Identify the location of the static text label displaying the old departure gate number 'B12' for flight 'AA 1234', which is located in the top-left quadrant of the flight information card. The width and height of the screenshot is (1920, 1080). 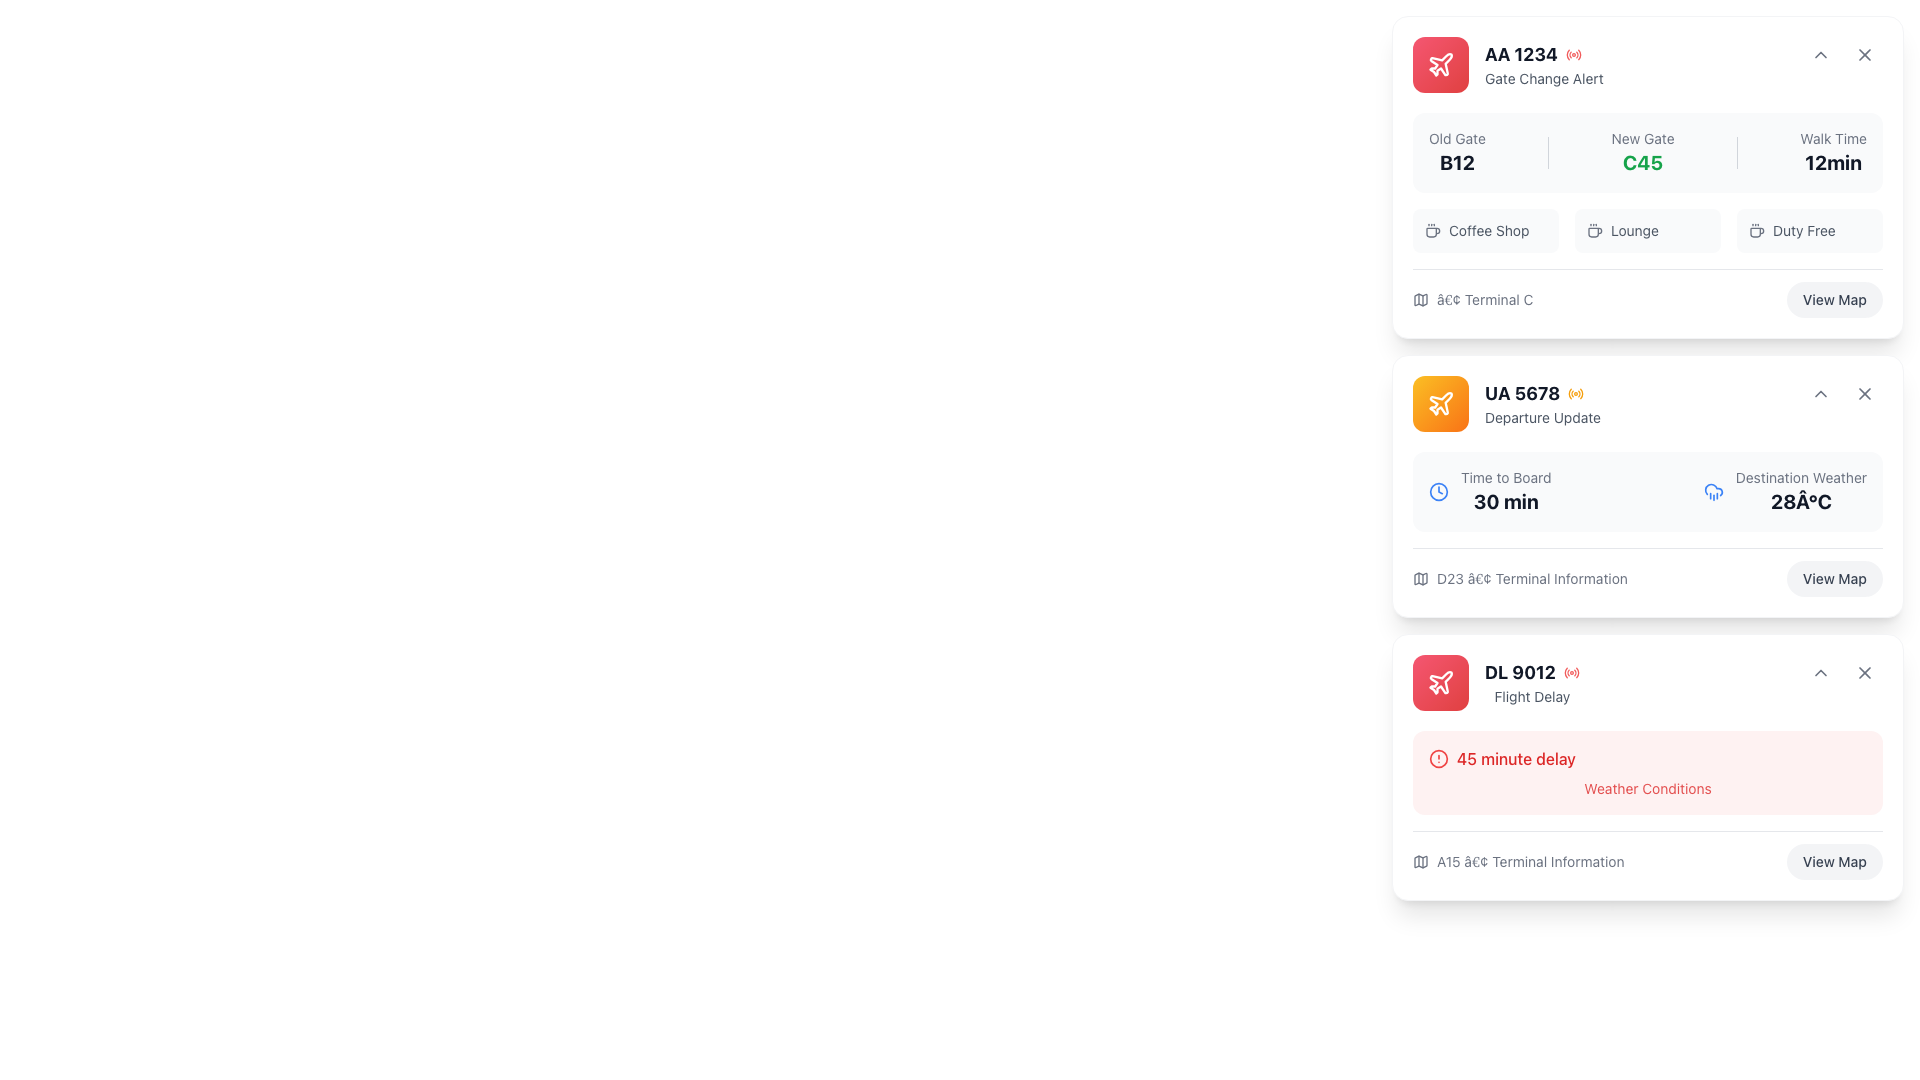
(1457, 161).